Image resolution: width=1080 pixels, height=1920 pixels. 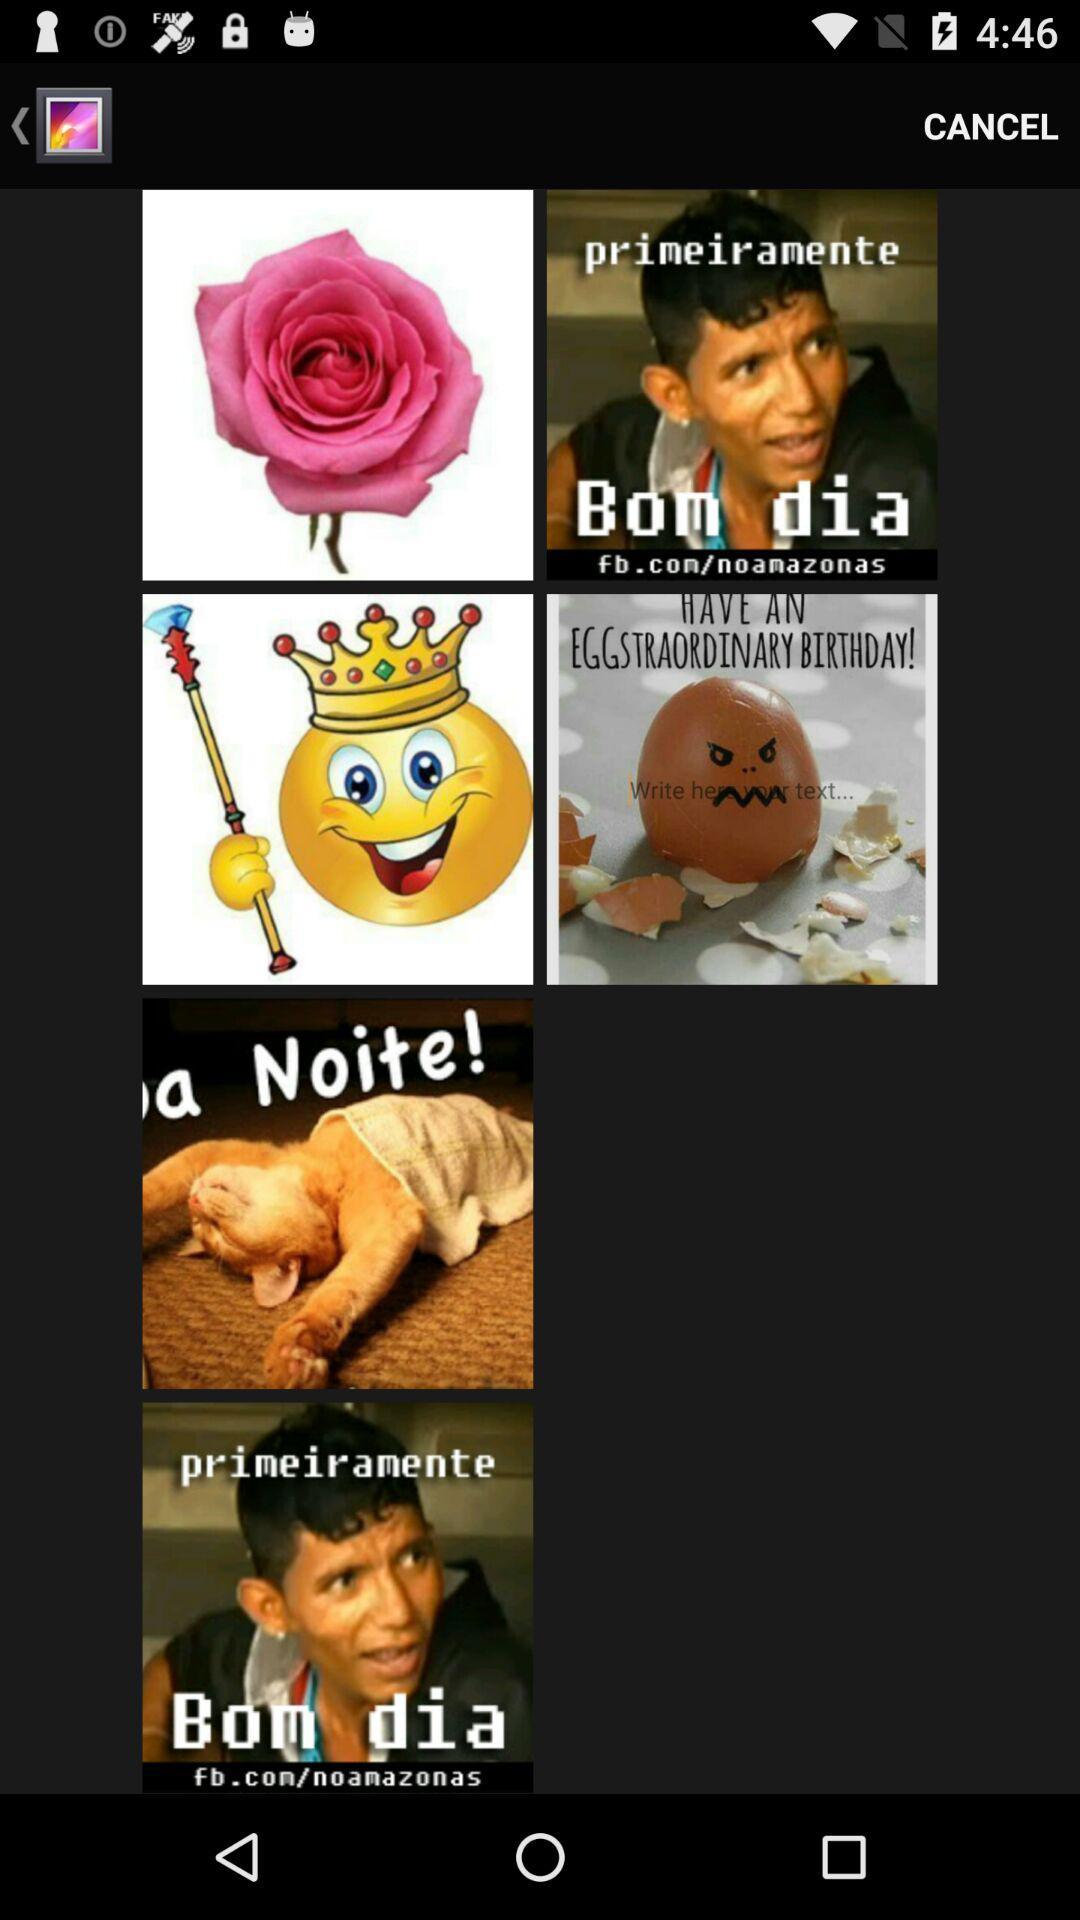 What do you see at coordinates (991, 124) in the screenshot?
I see `icon at the top right corner` at bounding box center [991, 124].